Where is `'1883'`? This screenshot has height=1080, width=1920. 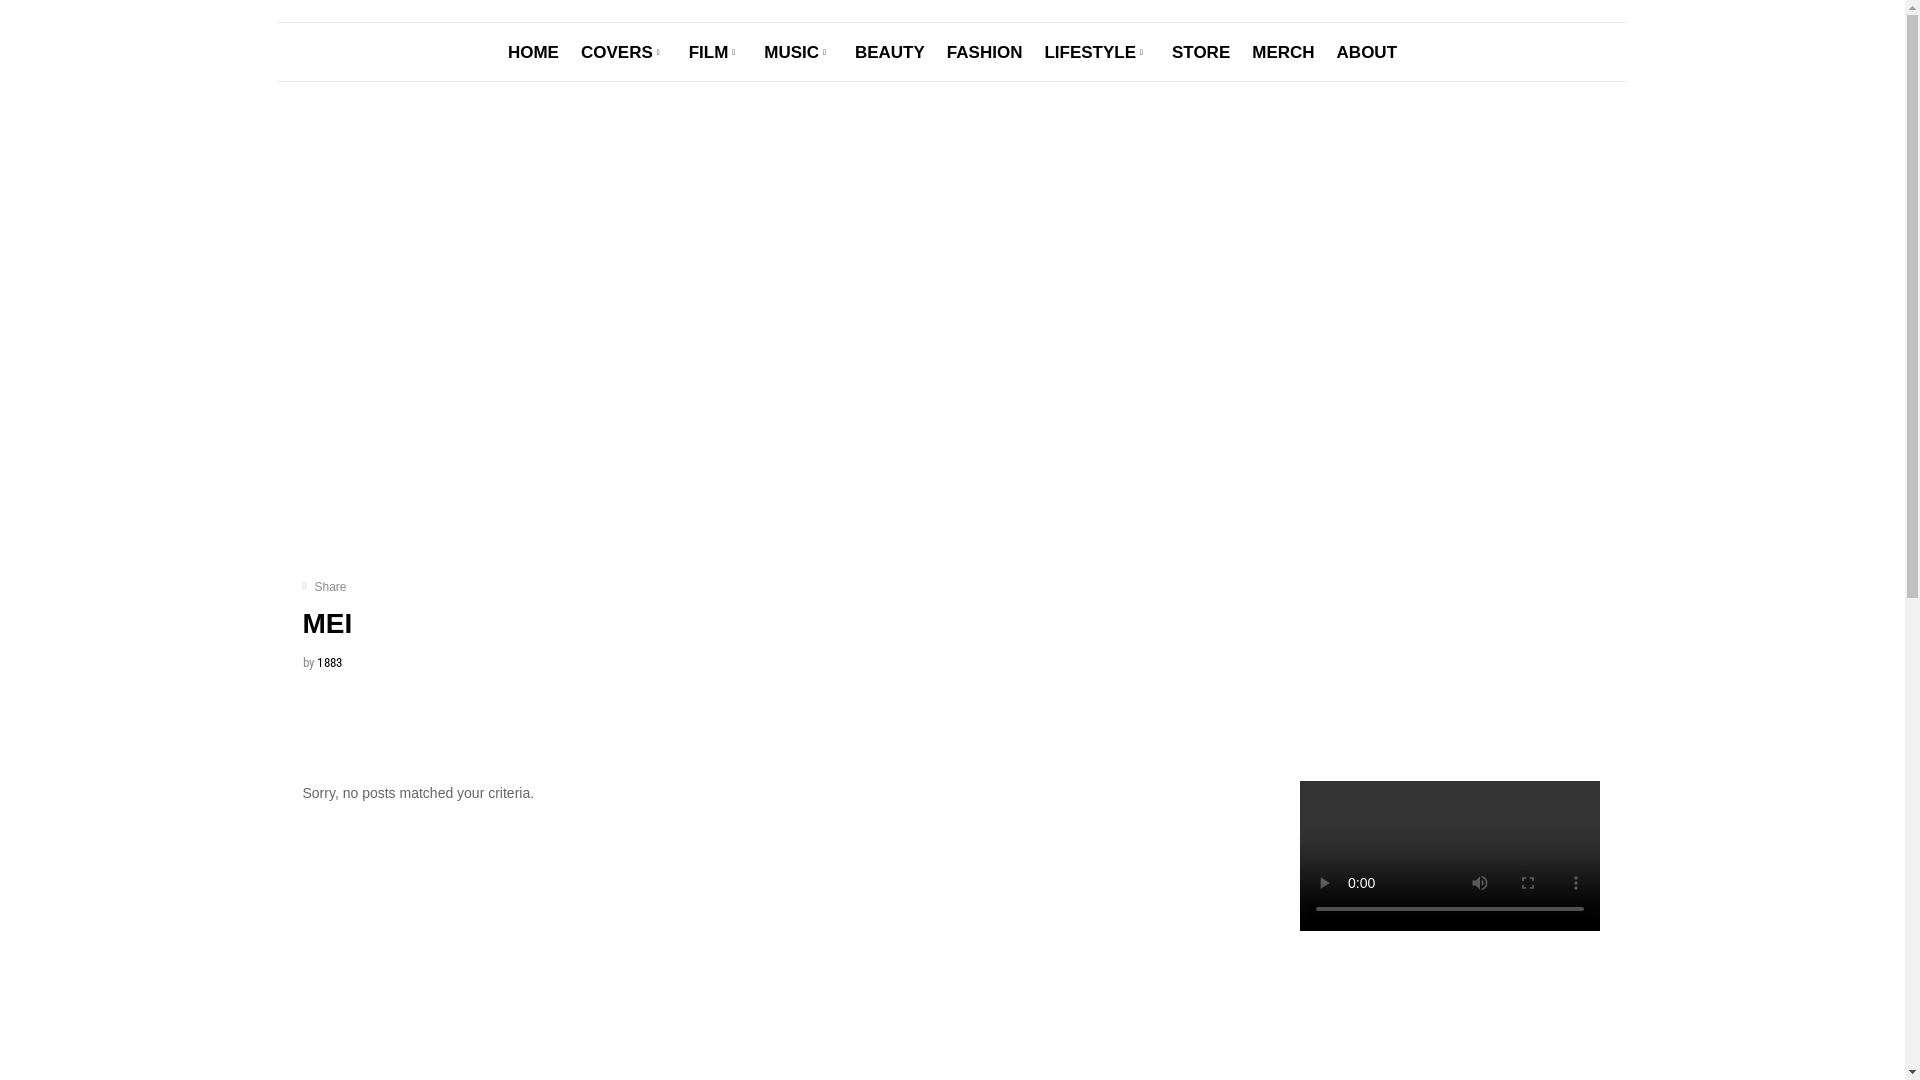 '1883' is located at coordinates (329, 662).